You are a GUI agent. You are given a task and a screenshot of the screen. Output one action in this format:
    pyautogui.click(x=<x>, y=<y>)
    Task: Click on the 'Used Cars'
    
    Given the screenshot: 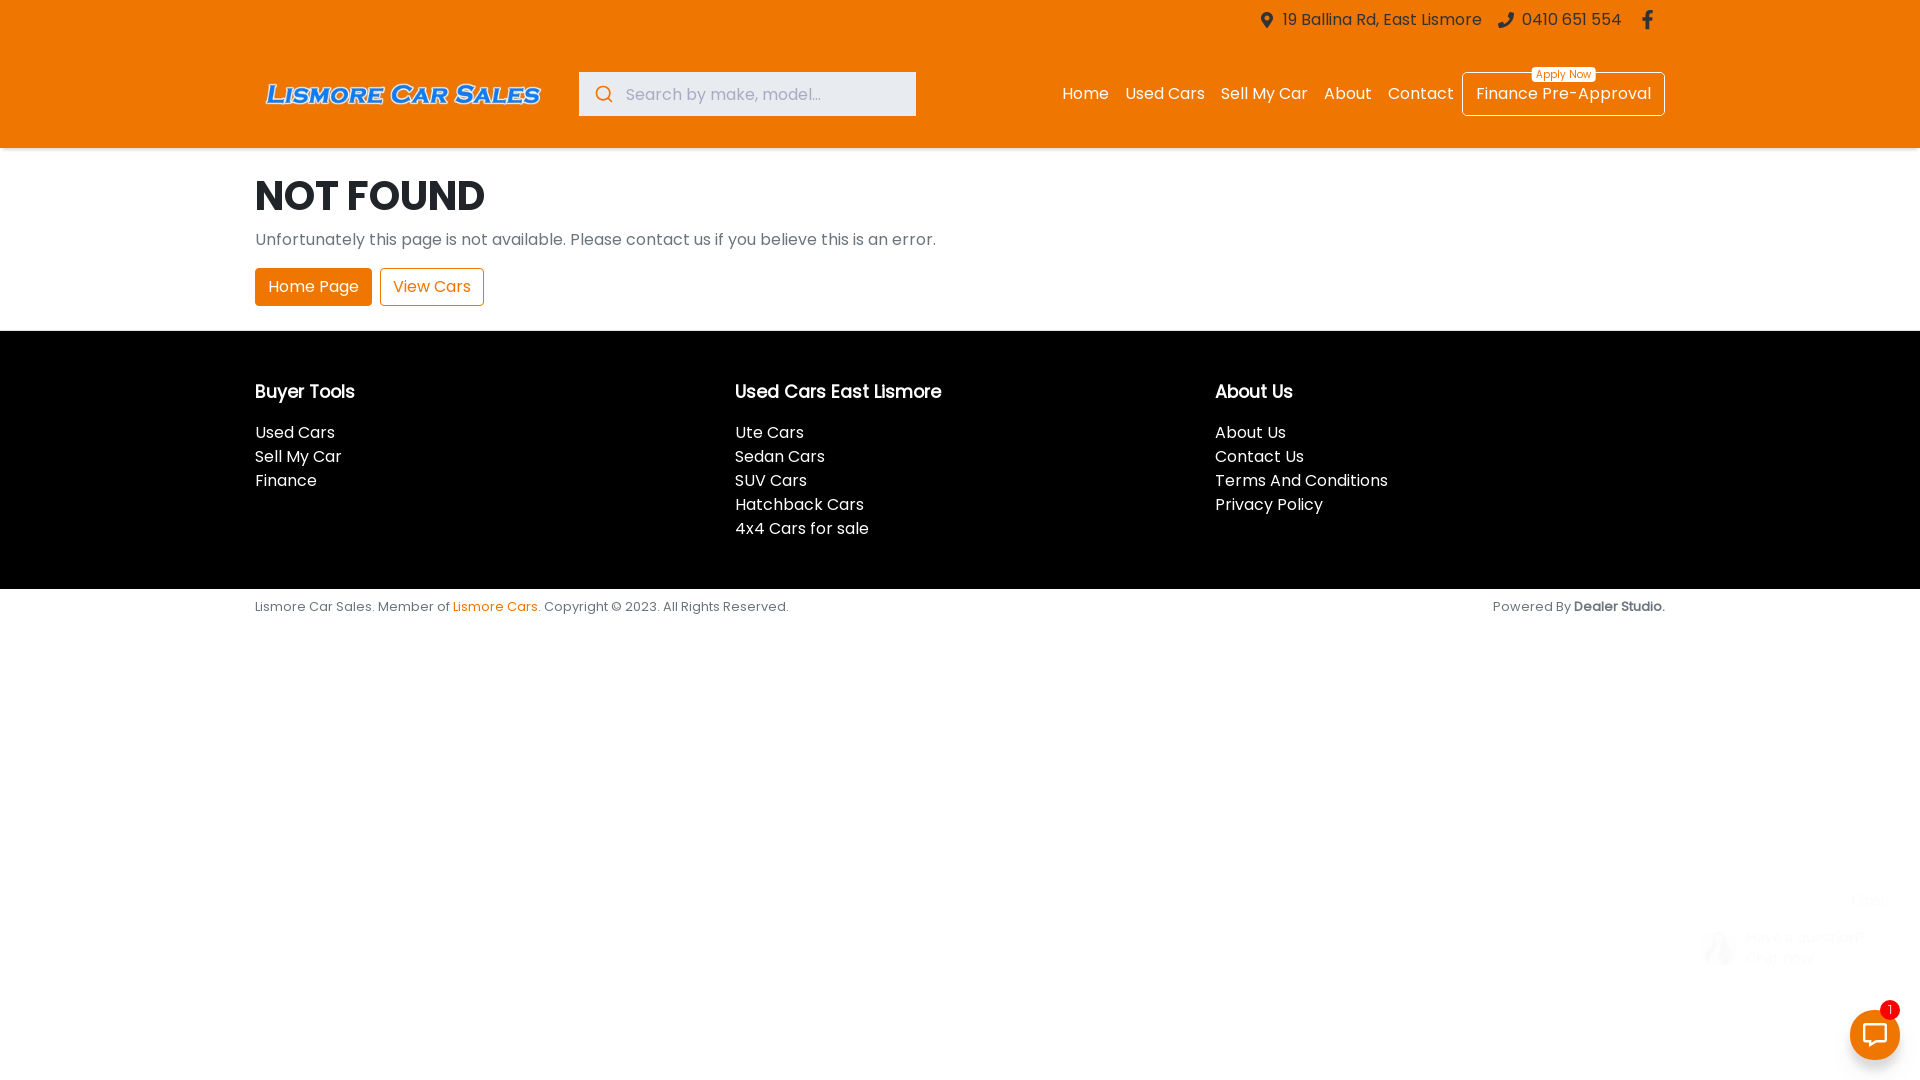 What is the action you would take?
    pyautogui.click(x=1165, y=93)
    